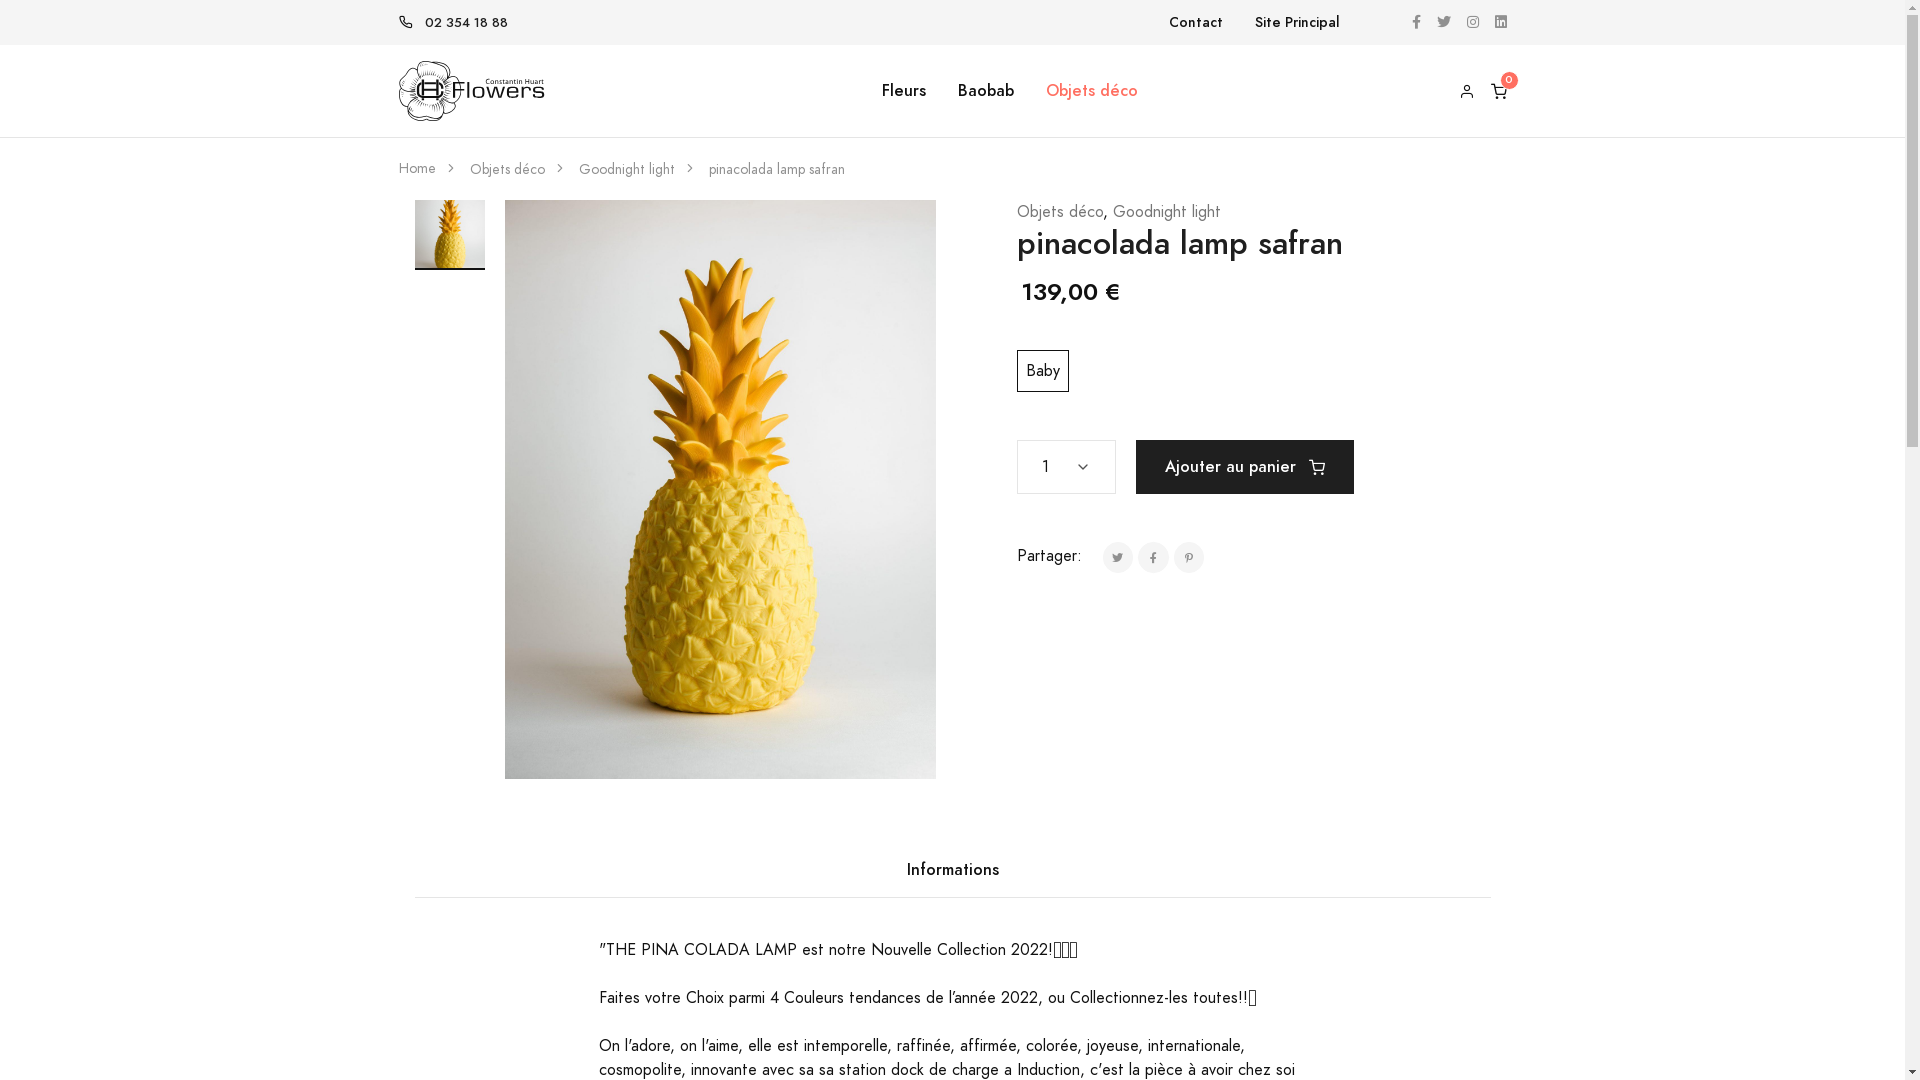  What do you see at coordinates (902, 91) in the screenshot?
I see `'Fleurs'` at bounding box center [902, 91].